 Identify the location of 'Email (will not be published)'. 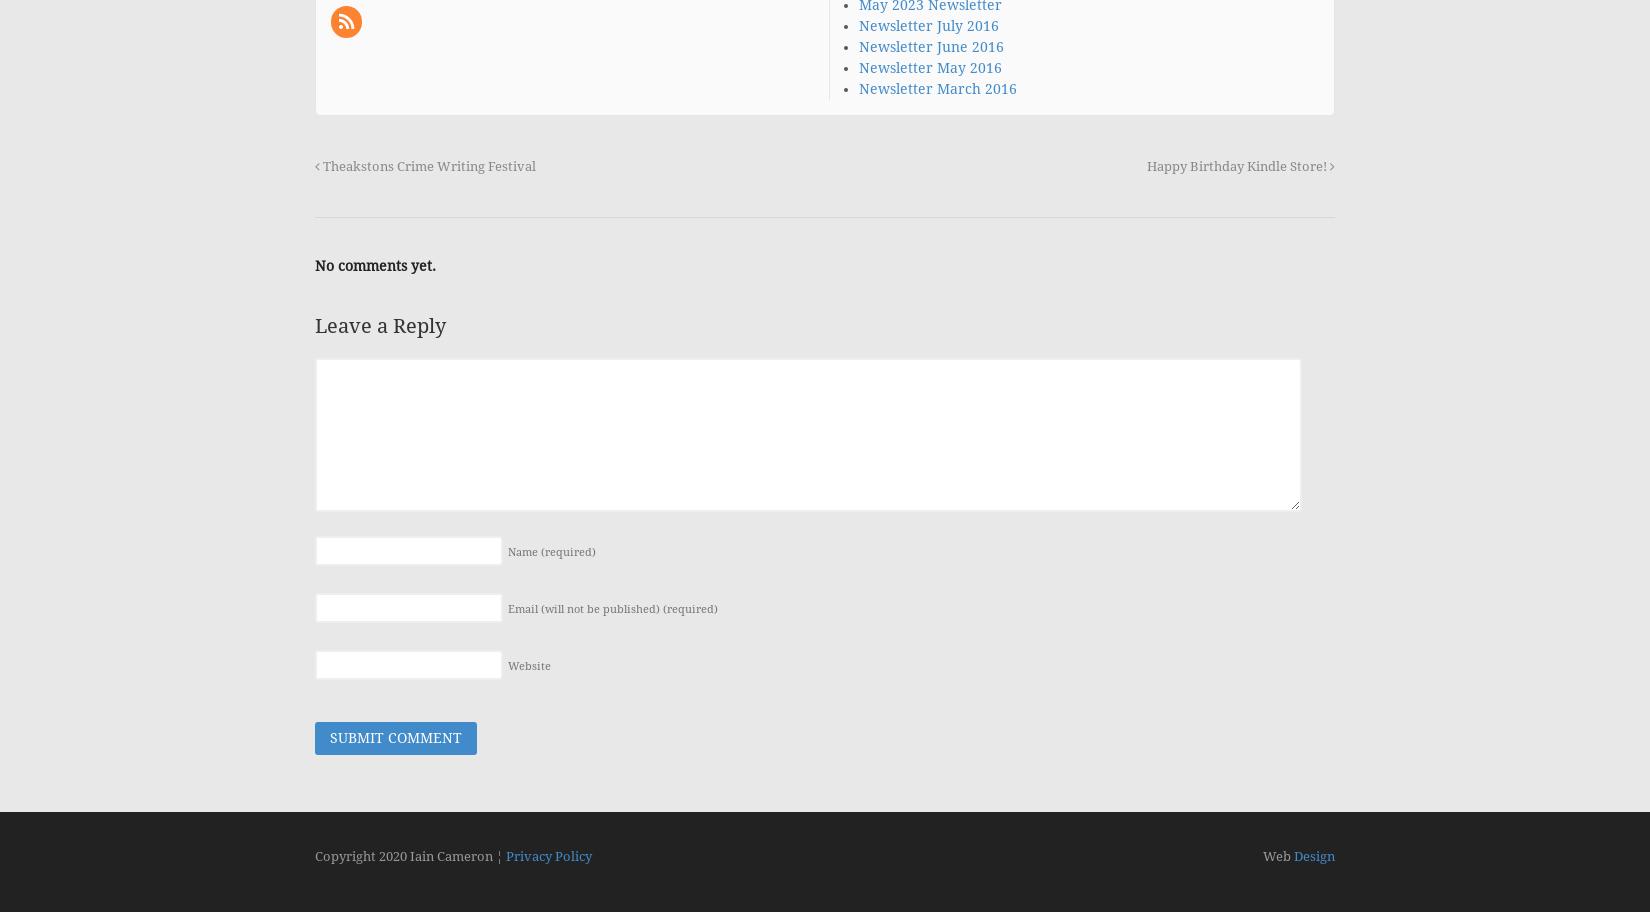
(507, 609).